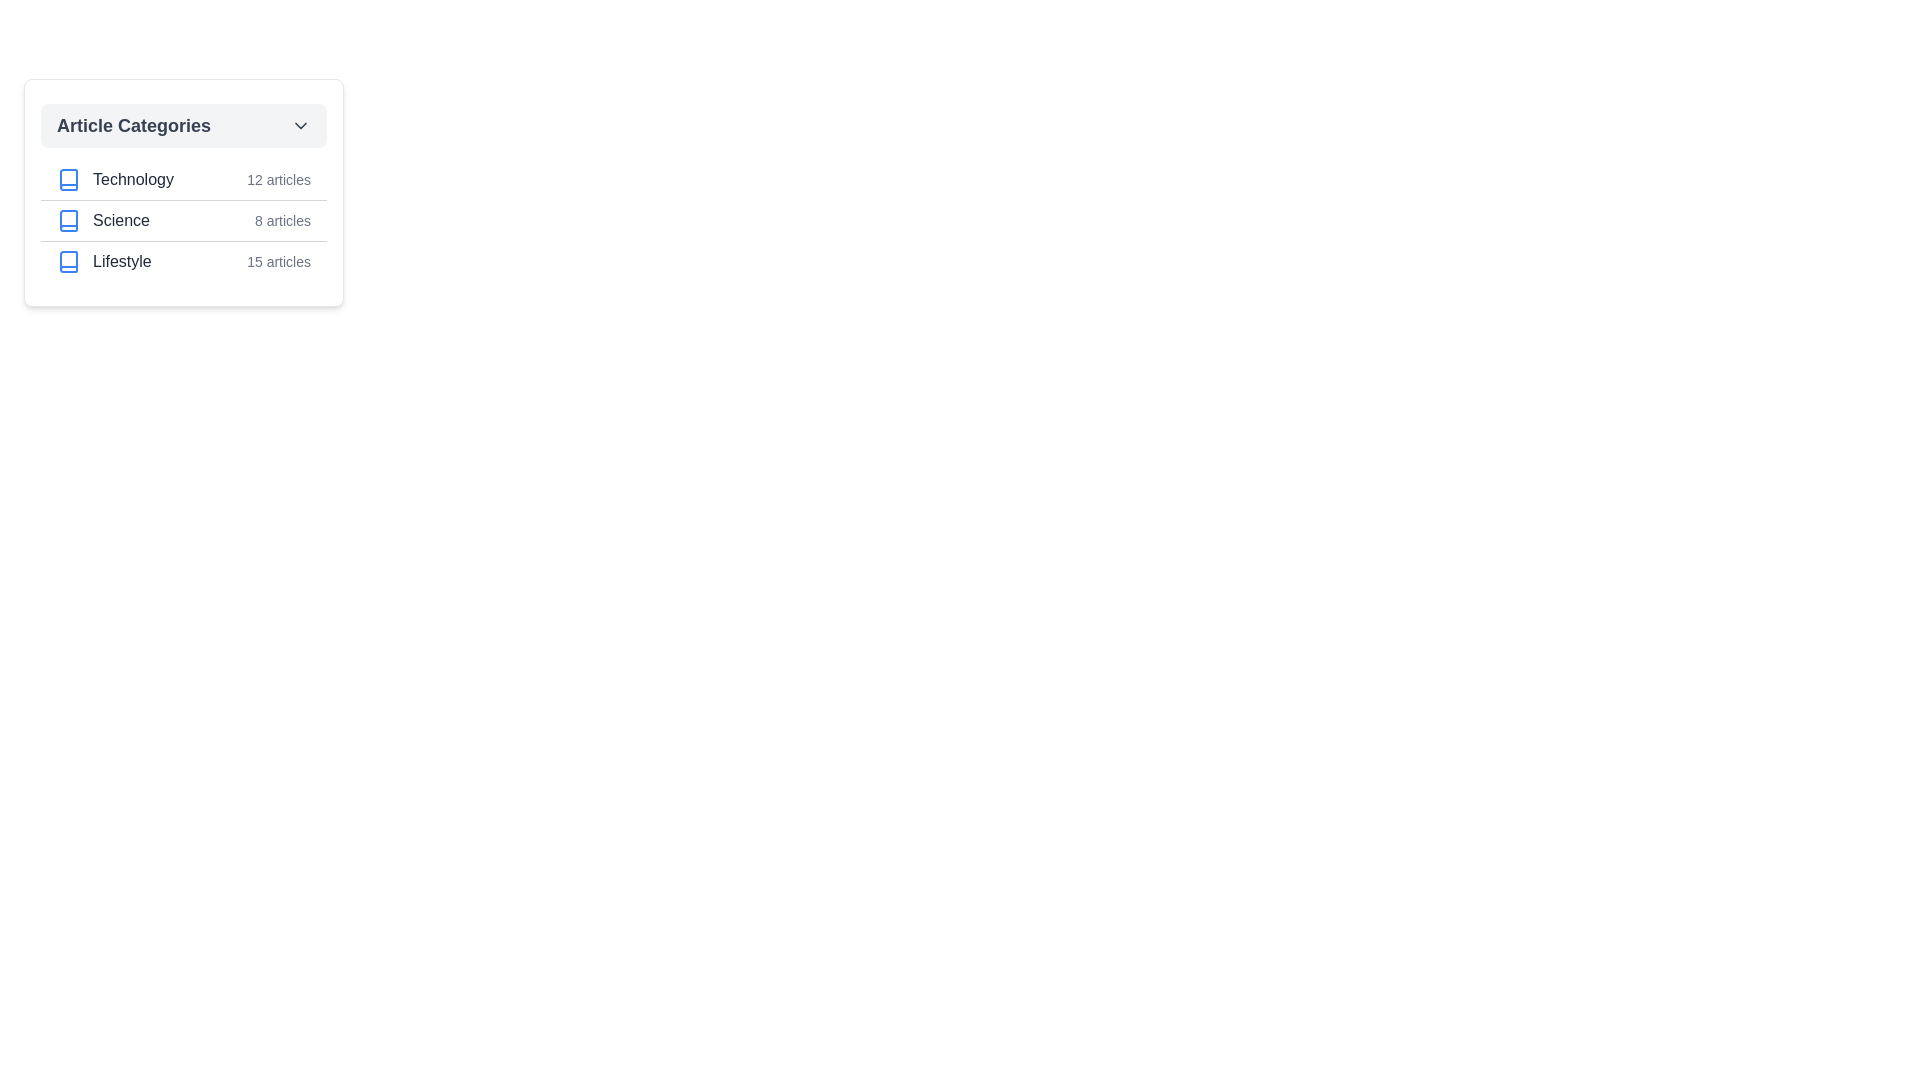 The width and height of the screenshot is (1920, 1080). Describe the element at coordinates (68, 220) in the screenshot. I see `the 'Science' category icon, which is a vector graphic styled as a book illustration, located in the second row of the category list` at that location.